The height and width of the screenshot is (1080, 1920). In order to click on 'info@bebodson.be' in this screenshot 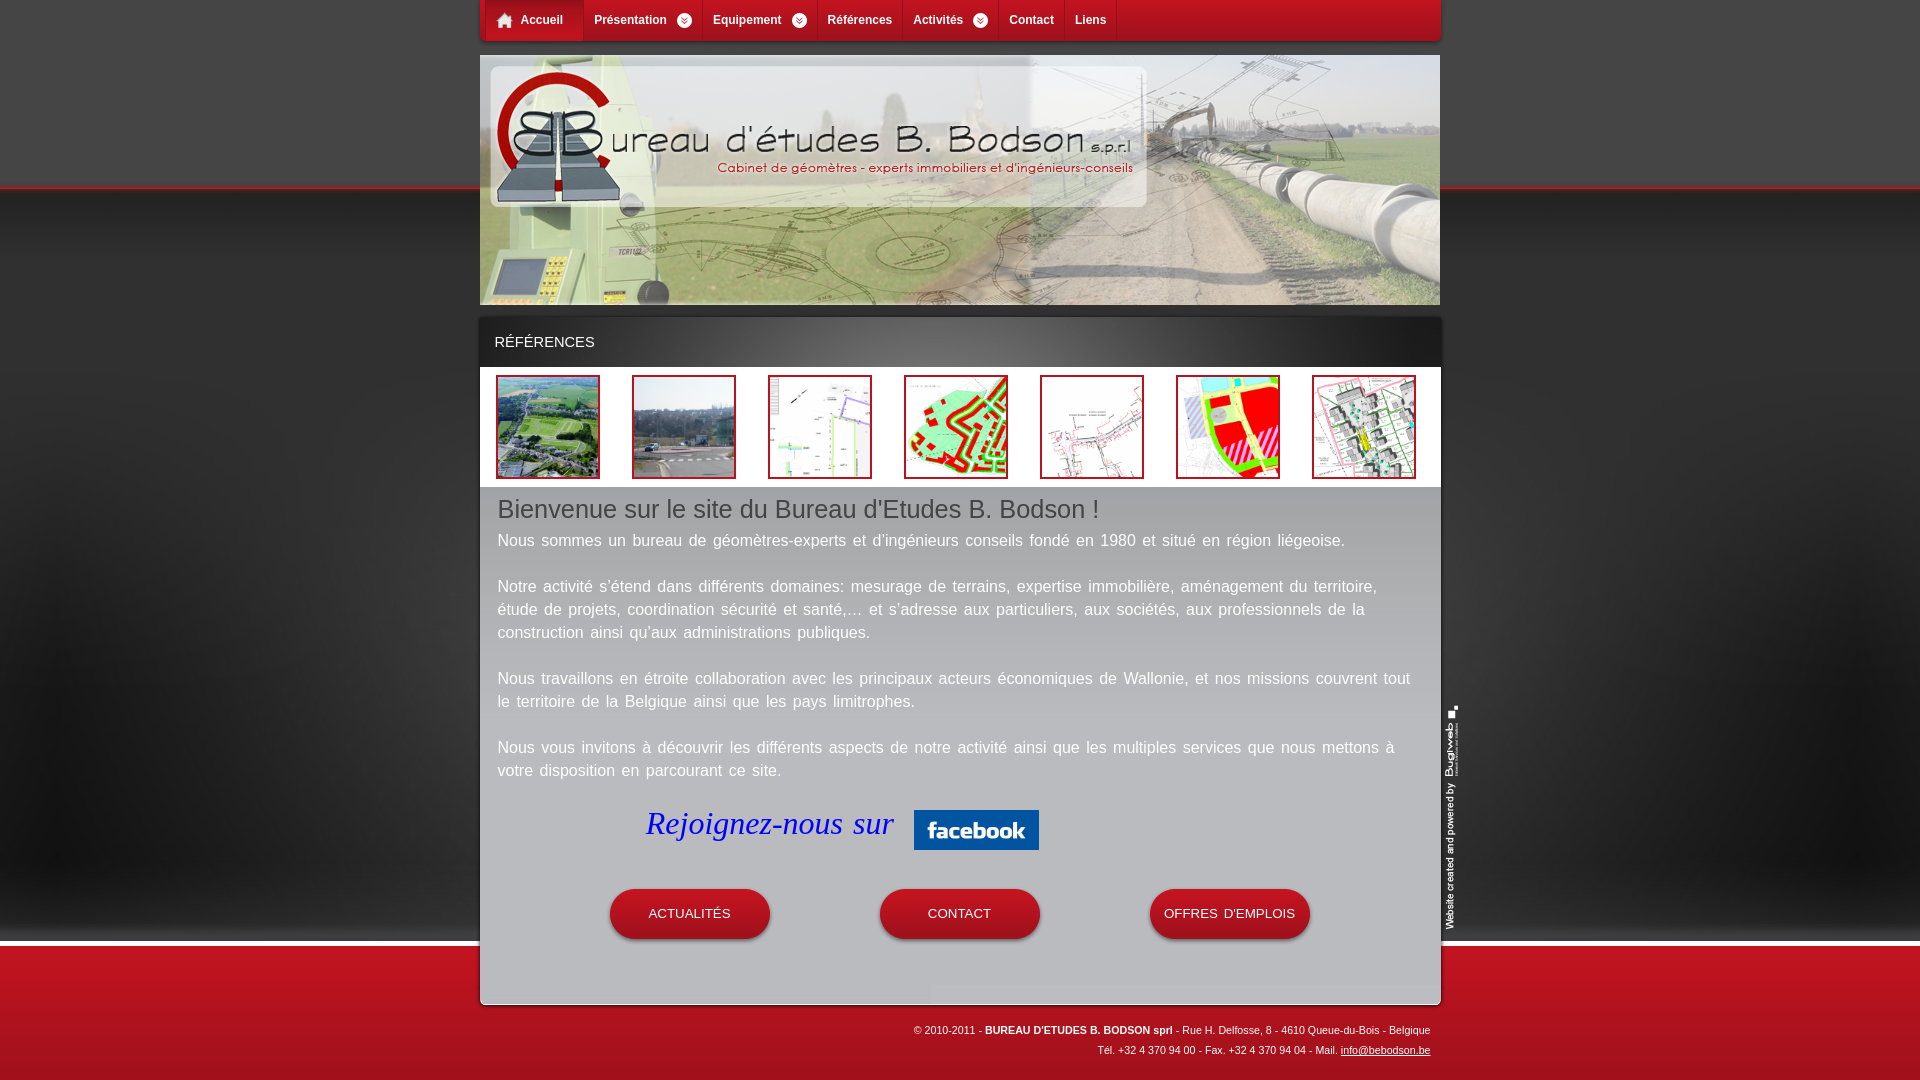, I will do `click(1385, 1048)`.